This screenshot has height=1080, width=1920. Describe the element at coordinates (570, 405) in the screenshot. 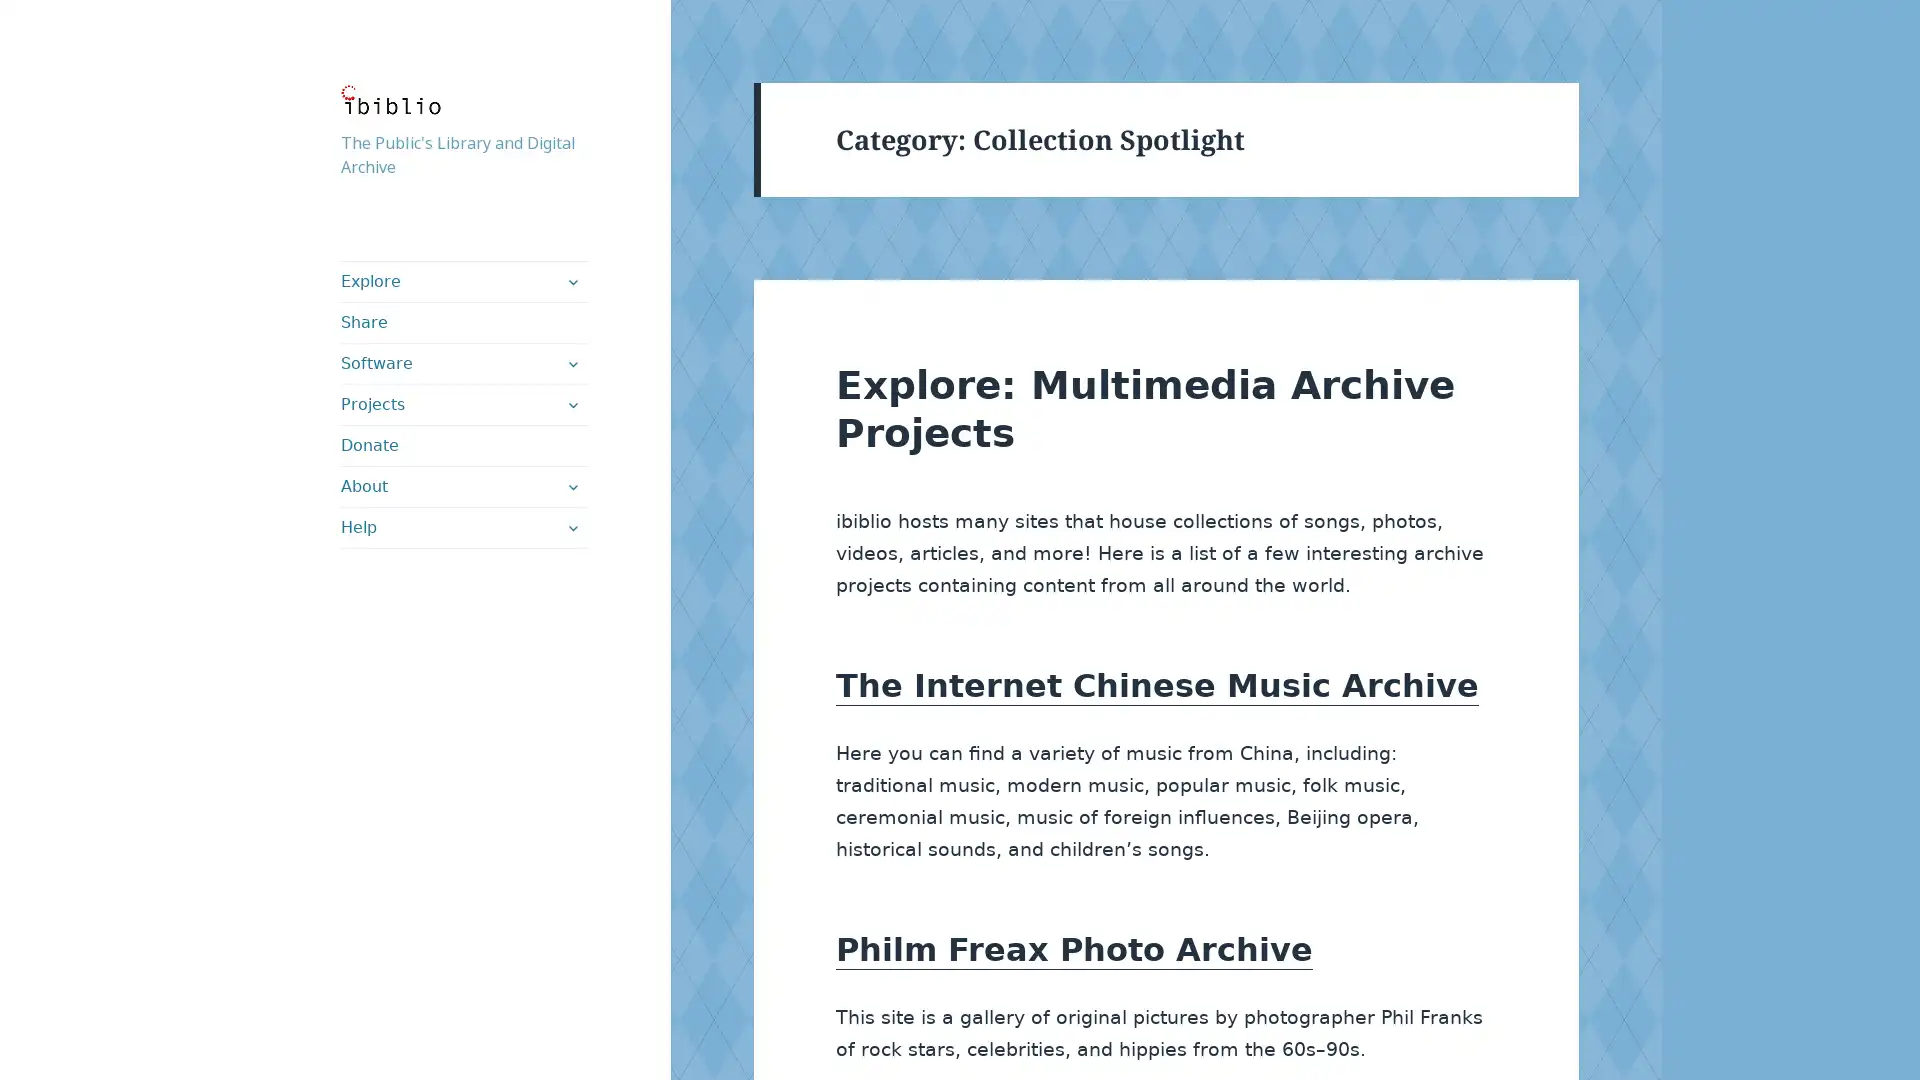

I see `expand child menu` at that location.